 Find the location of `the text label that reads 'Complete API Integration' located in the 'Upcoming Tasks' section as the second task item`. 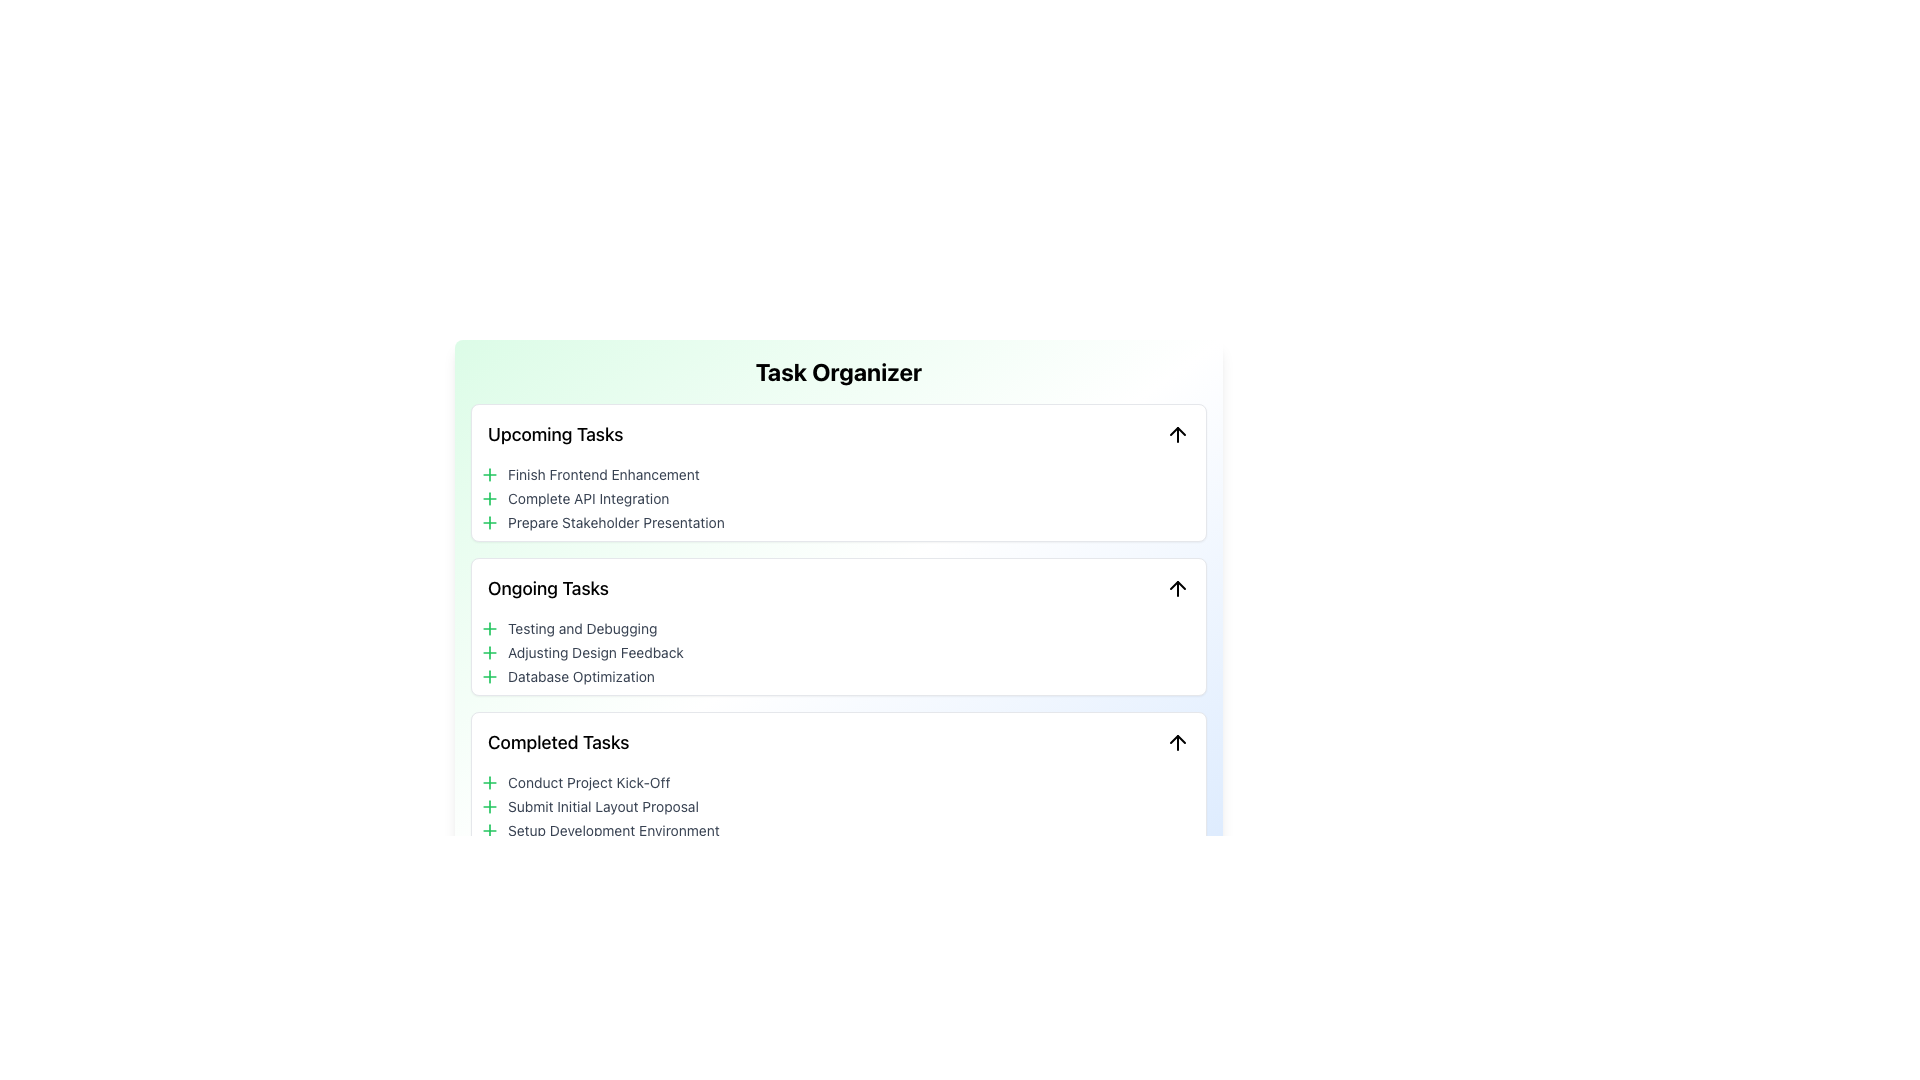

the text label that reads 'Complete API Integration' located in the 'Upcoming Tasks' section as the second task item is located at coordinates (587, 497).